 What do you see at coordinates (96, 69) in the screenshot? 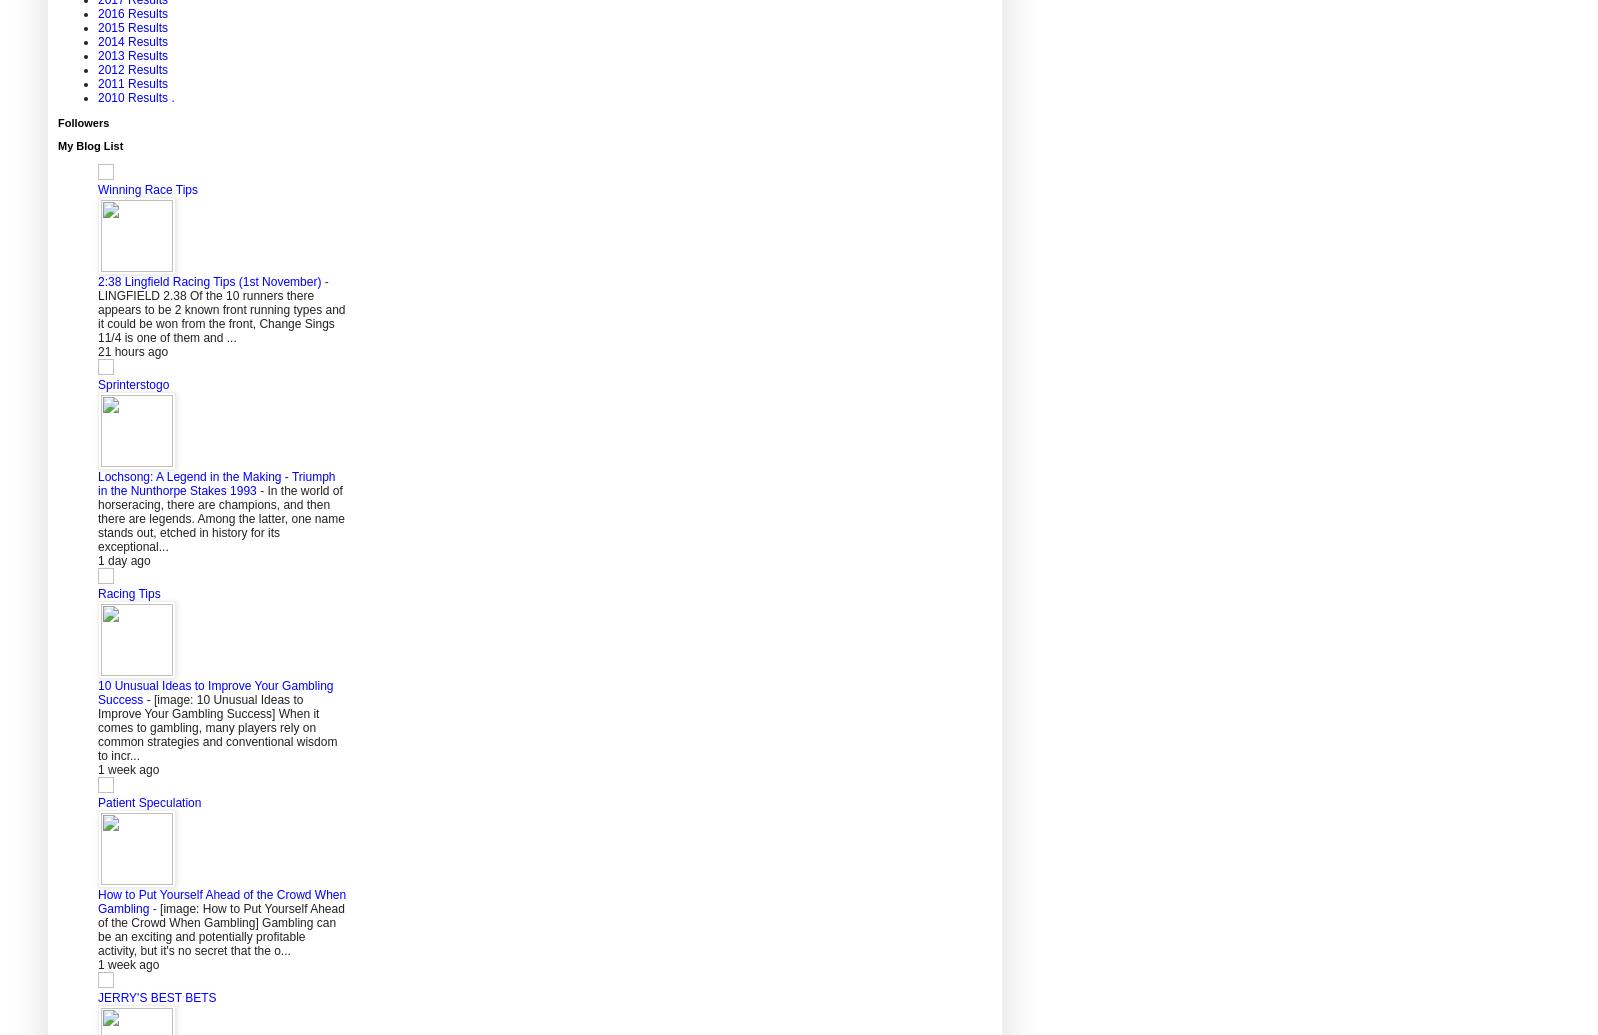
I see `'2012 Results'` at bounding box center [96, 69].